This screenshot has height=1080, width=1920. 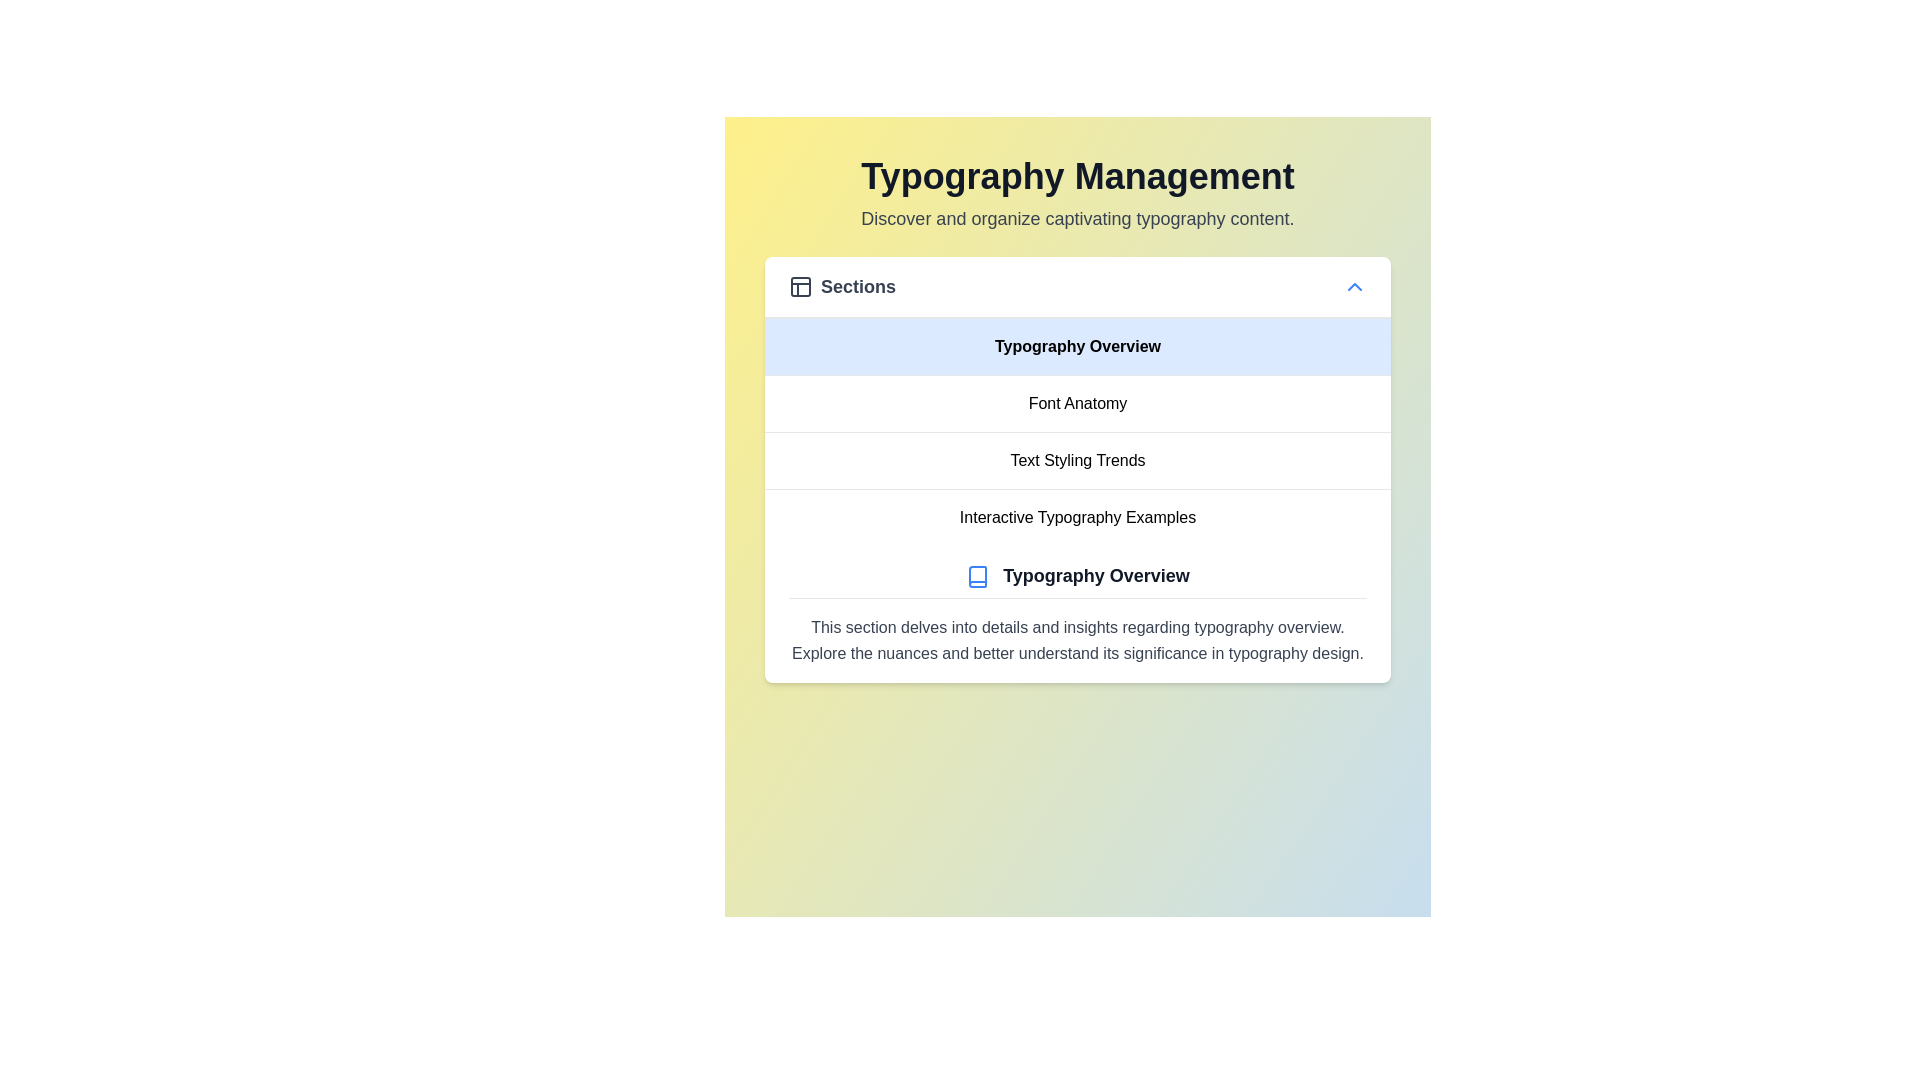 What do you see at coordinates (801, 286) in the screenshot?
I see `the icon located immediately to the left of the 'Sections' label in the header area of the panel` at bounding box center [801, 286].